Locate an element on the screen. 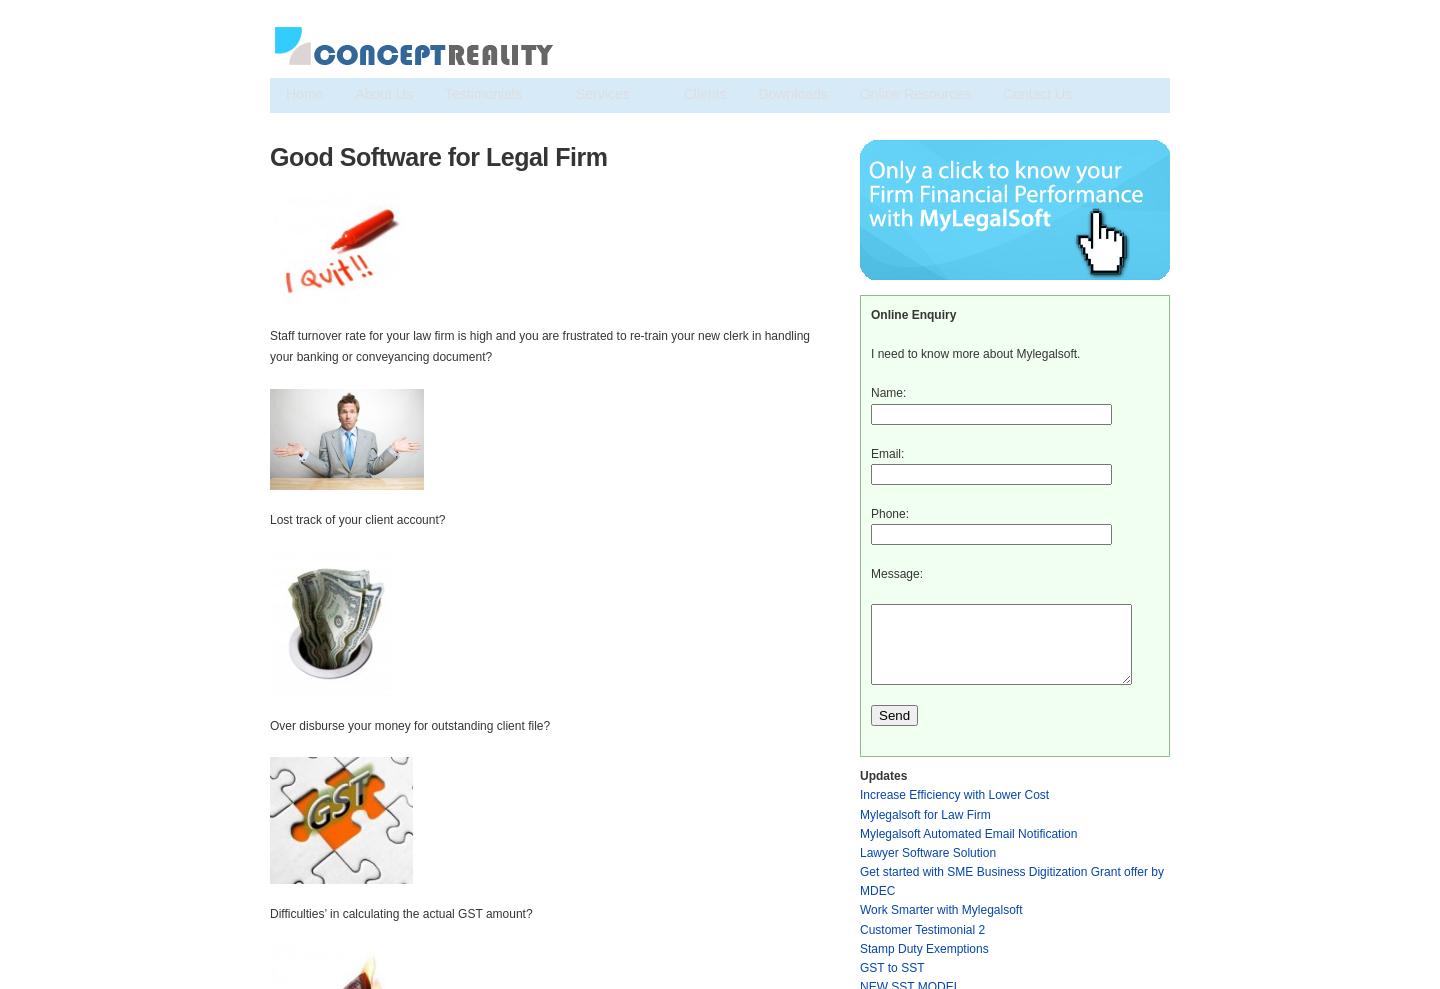 The width and height of the screenshot is (1440, 989). 'I need to know more about Mylegalsoft.' is located at coordinates (974, 352).